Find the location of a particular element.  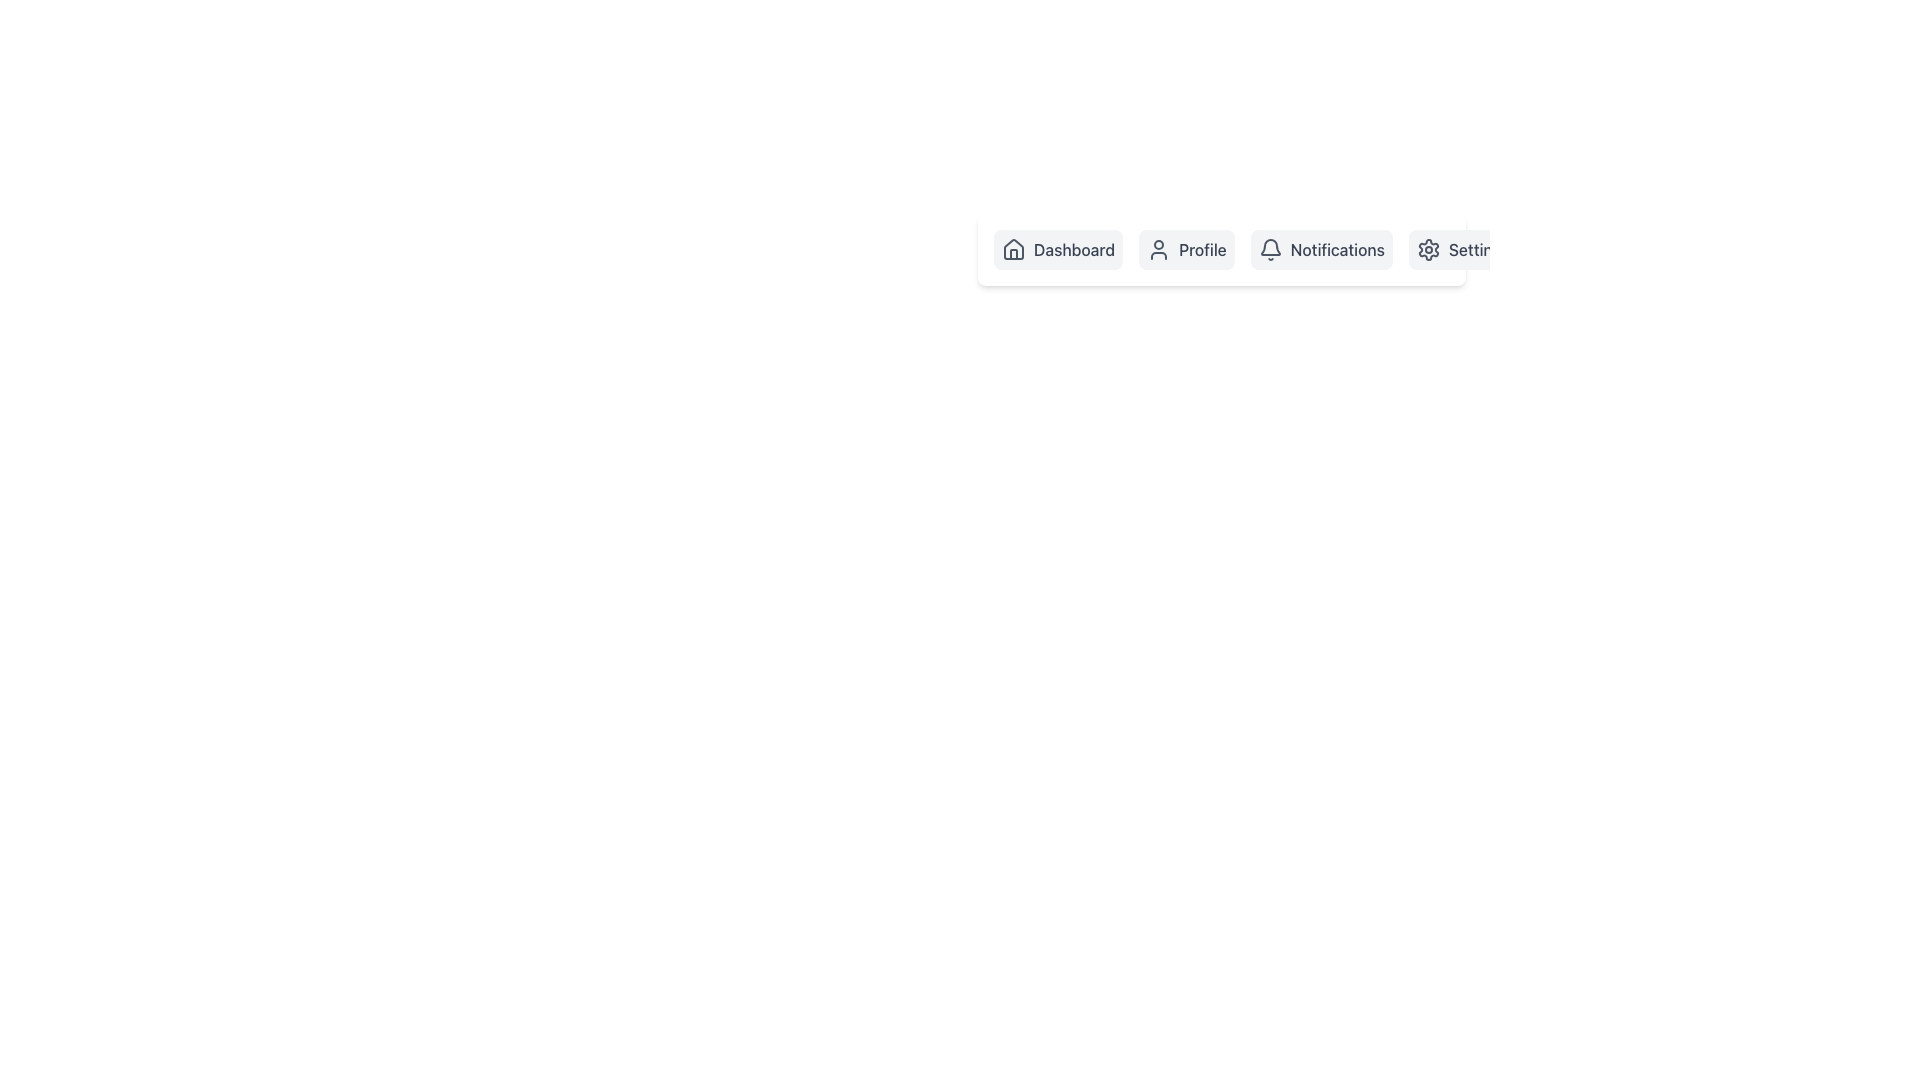

the Text Label that provides context for the adjacent settings icon in the navigation bar, positioned as the last item in the menu is located at coordinates (1479, 249).